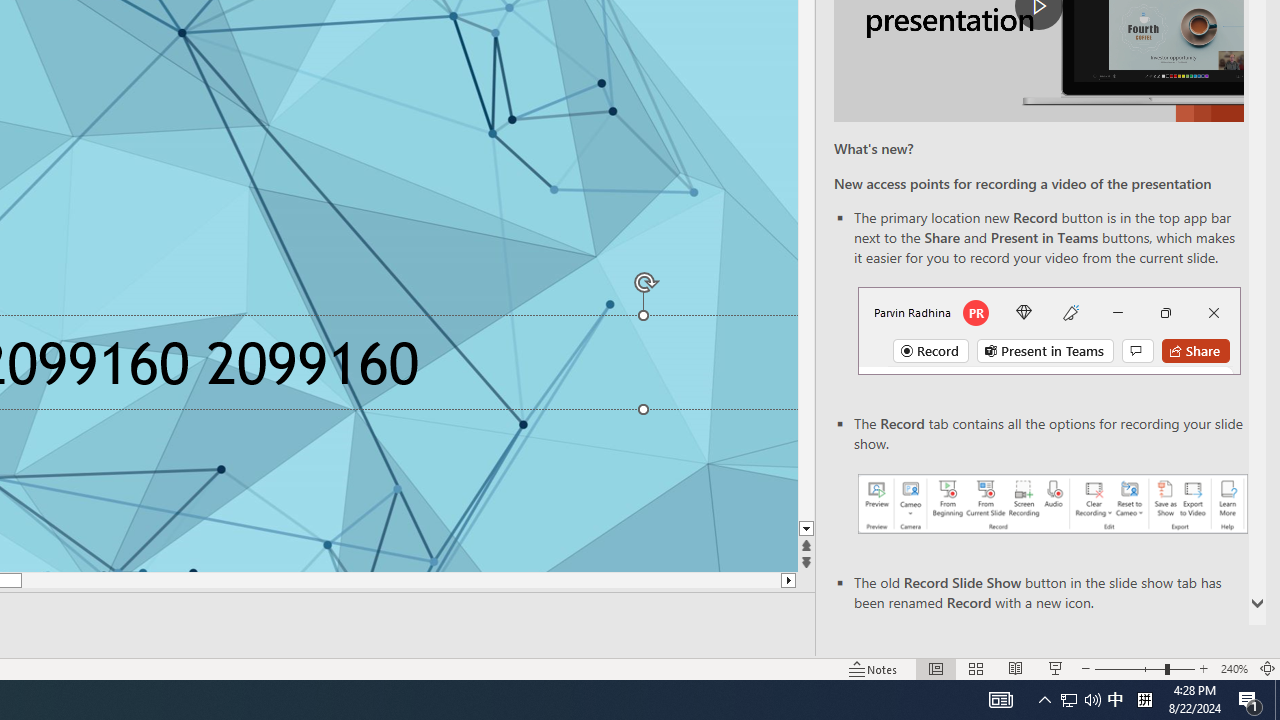  I want to click on 'Zoom 240%', so click(1233, 669).